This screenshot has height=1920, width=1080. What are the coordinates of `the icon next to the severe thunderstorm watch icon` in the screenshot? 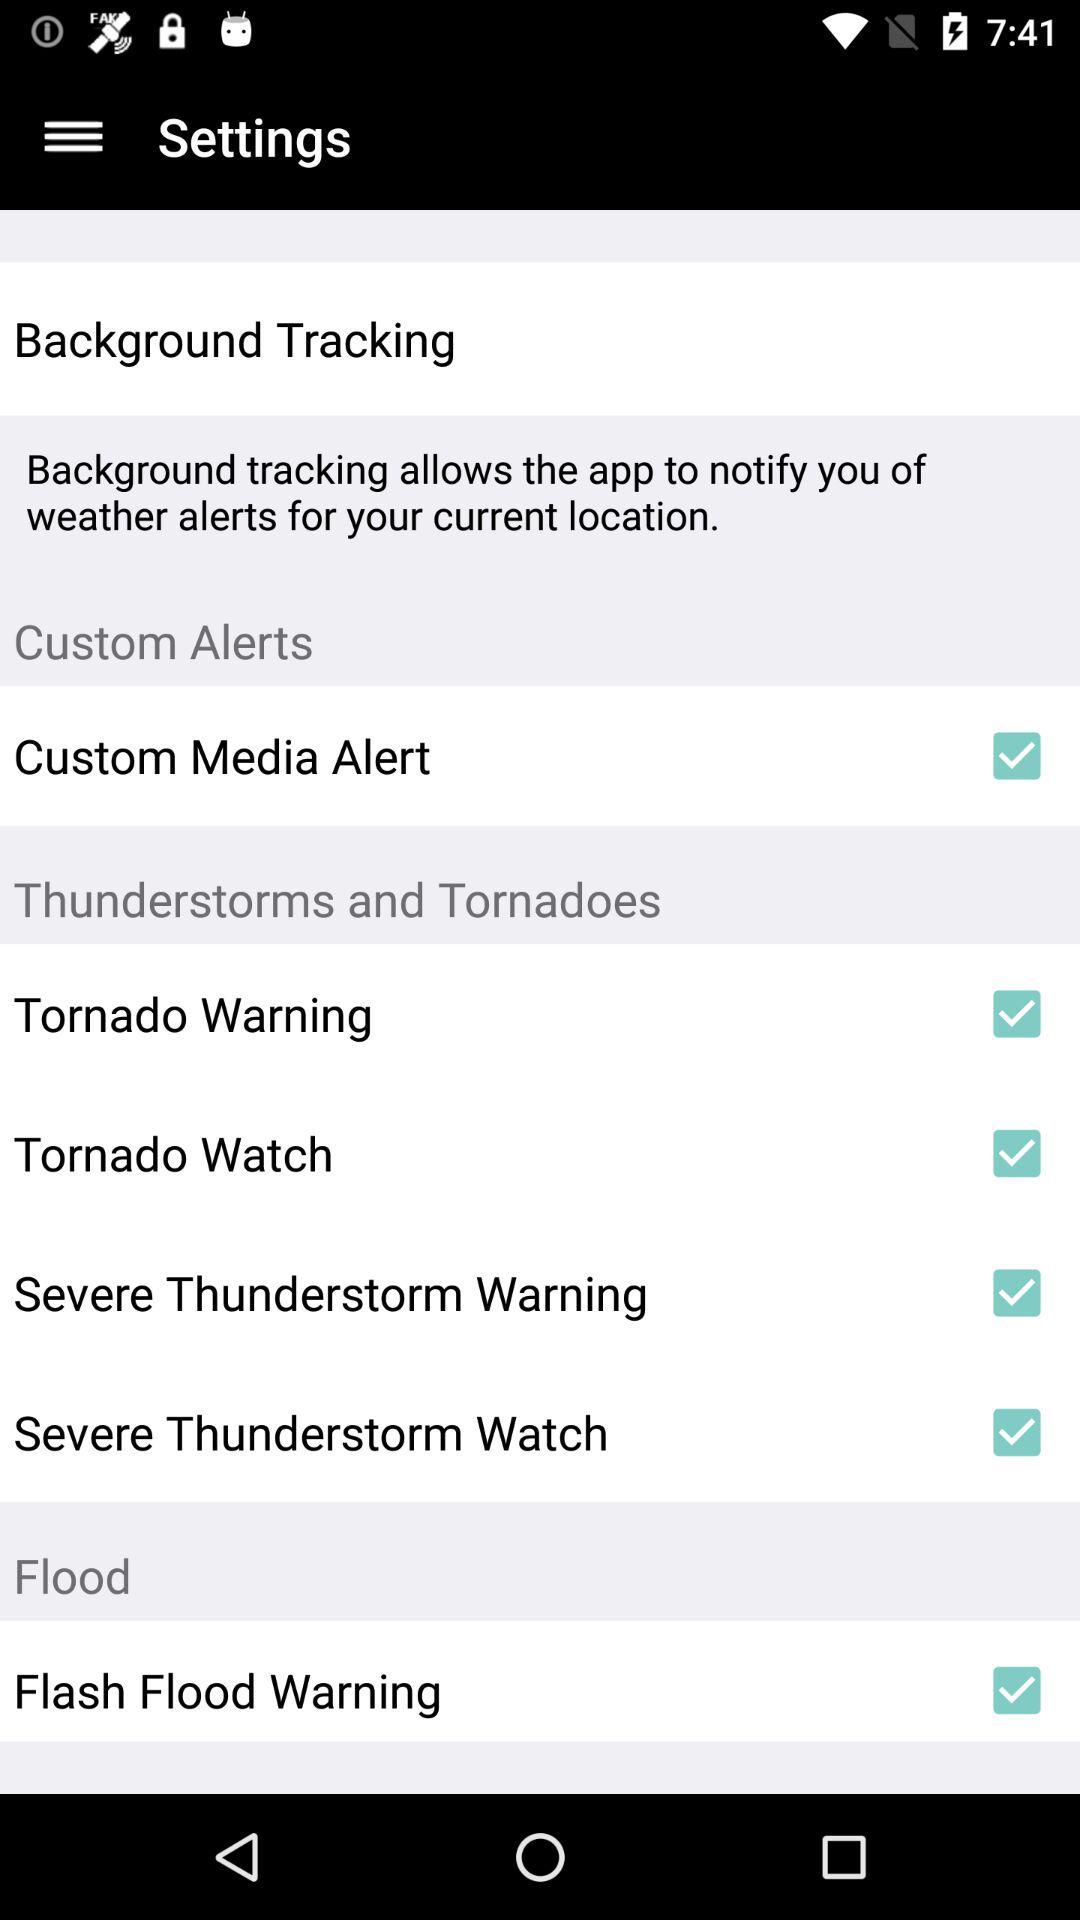 It's located at (1017, 1431).